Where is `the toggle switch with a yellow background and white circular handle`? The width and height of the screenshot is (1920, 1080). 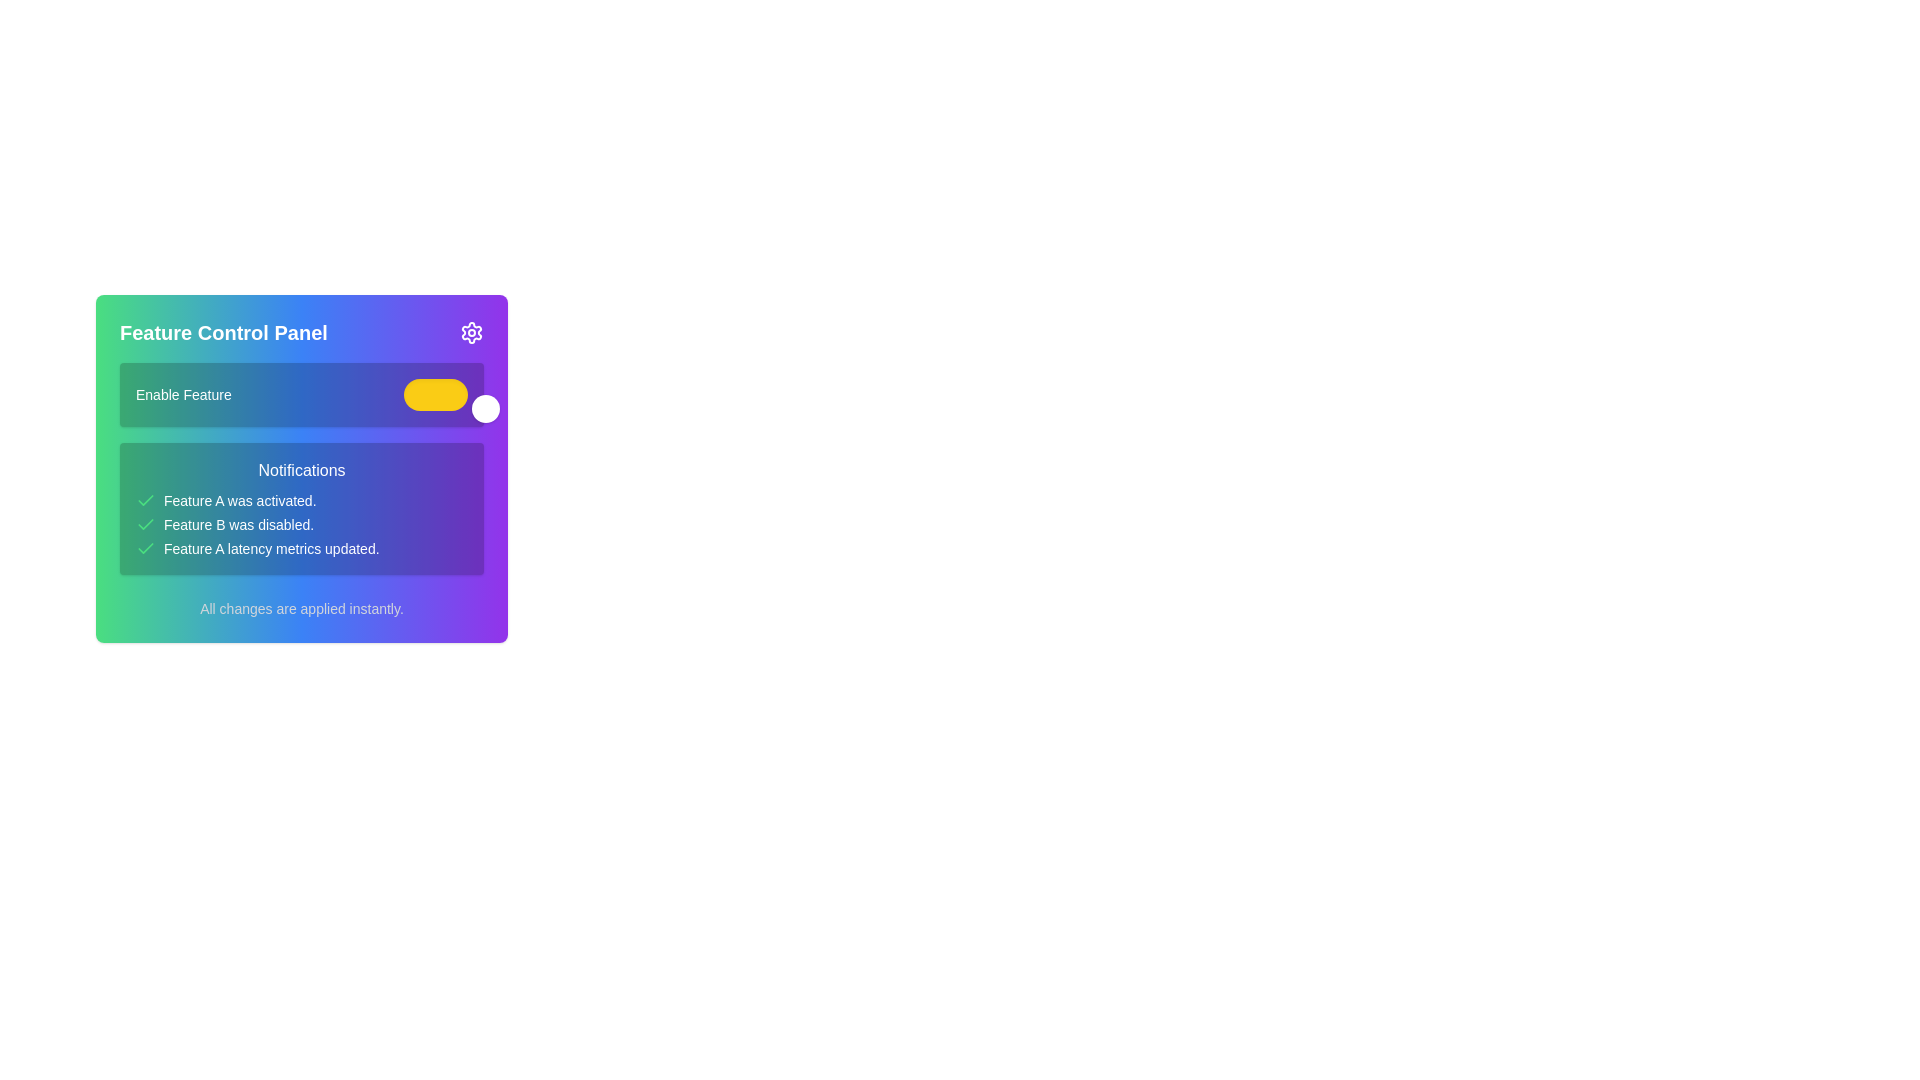 the toggle switch with a yellow background and white circular handle is located at coordinates (435, 394).